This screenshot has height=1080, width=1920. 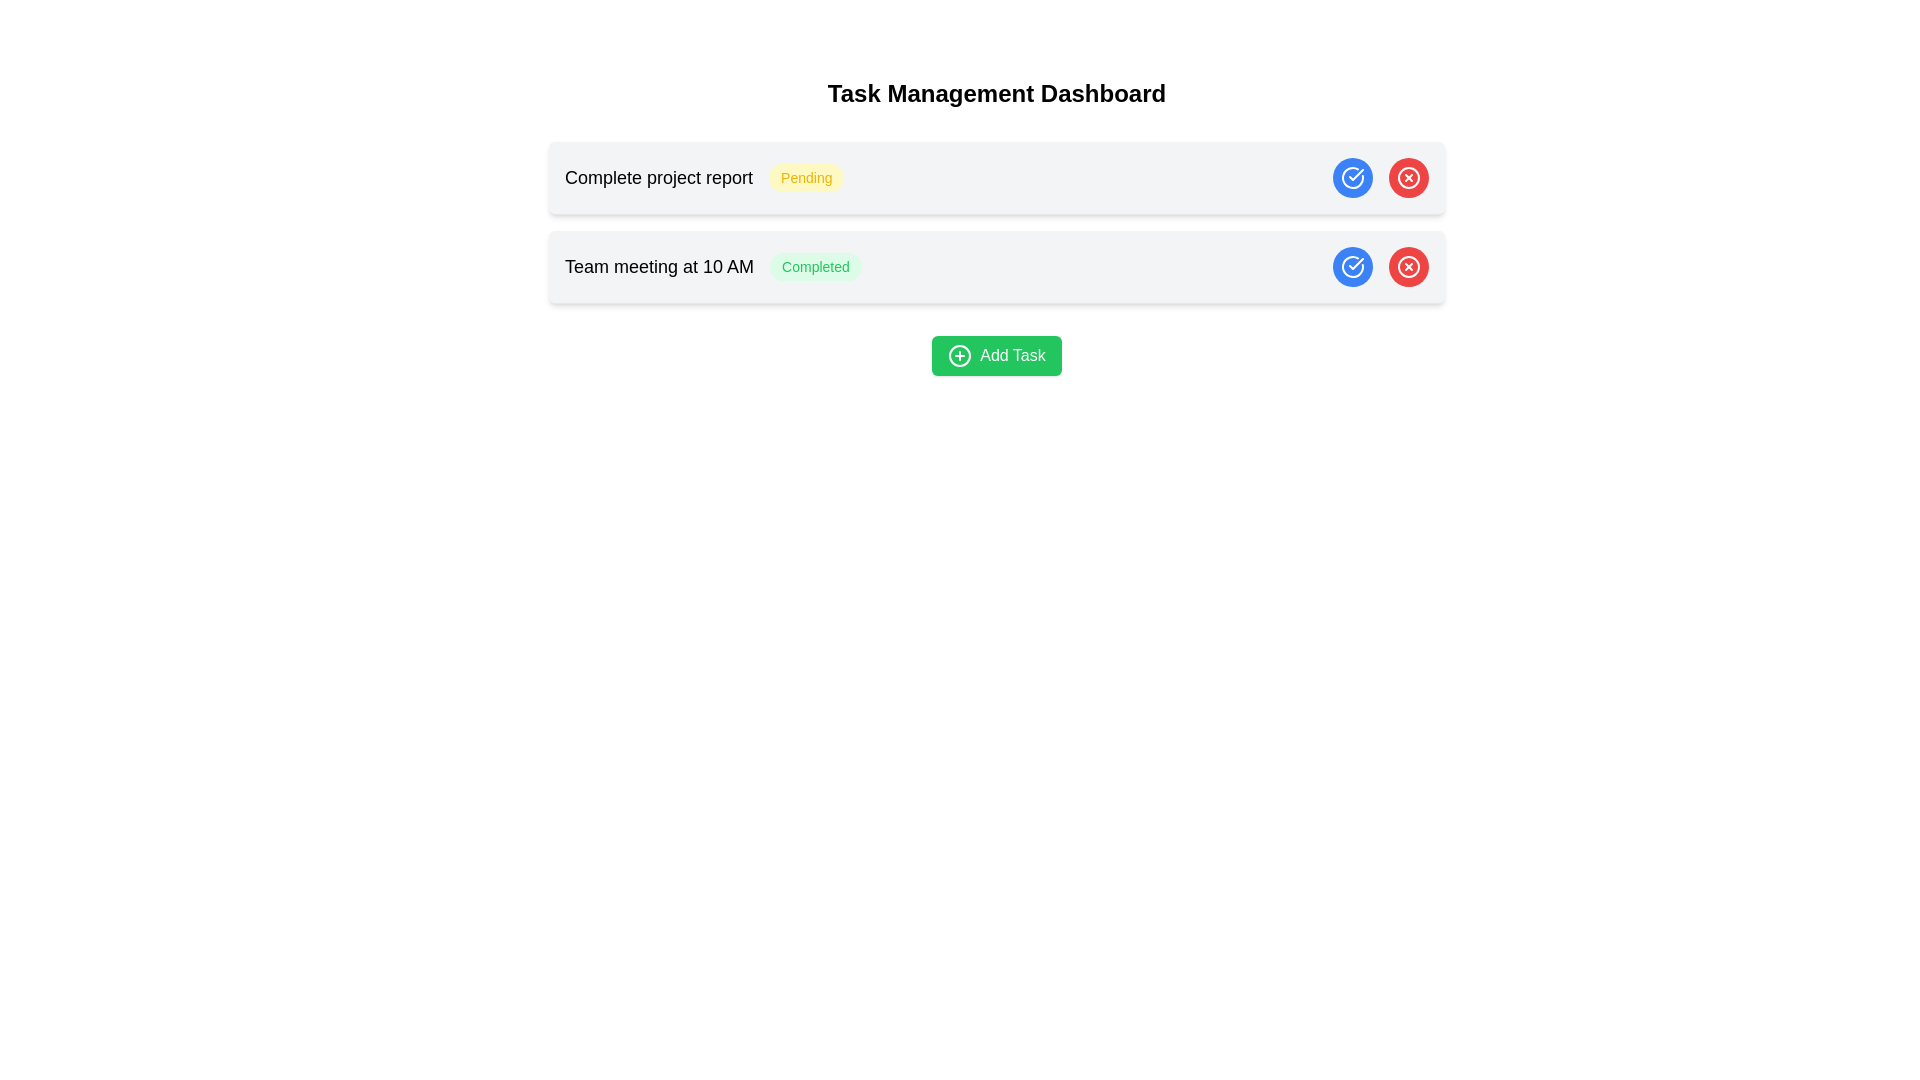 I want to click on task details from the second item in the vertical list of tasks, which displays the task title and its current completion status, so click(x=713, y=265).